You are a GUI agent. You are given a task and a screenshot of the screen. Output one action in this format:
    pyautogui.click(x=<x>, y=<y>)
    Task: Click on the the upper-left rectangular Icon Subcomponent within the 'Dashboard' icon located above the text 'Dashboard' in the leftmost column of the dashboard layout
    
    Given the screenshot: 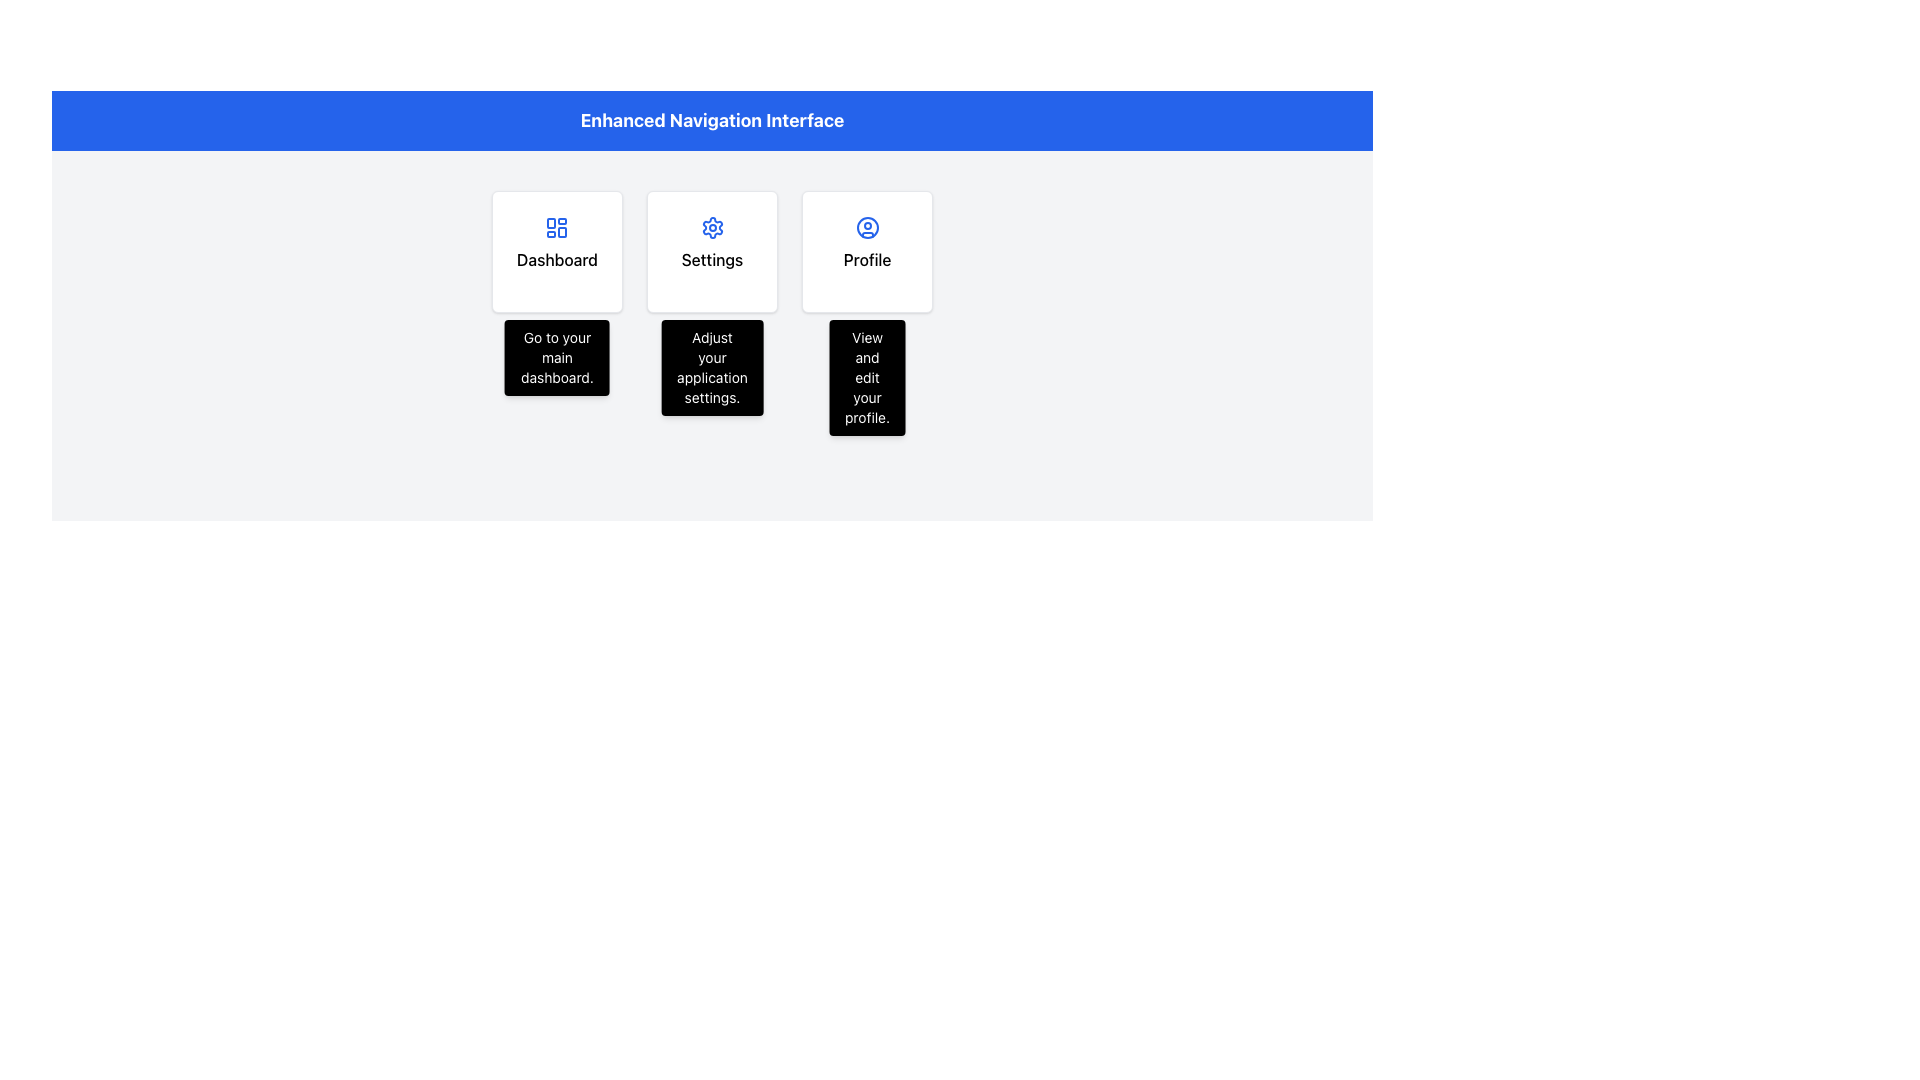 What is the action you would take?
    pyautogui.click(x=552, y=223)
    